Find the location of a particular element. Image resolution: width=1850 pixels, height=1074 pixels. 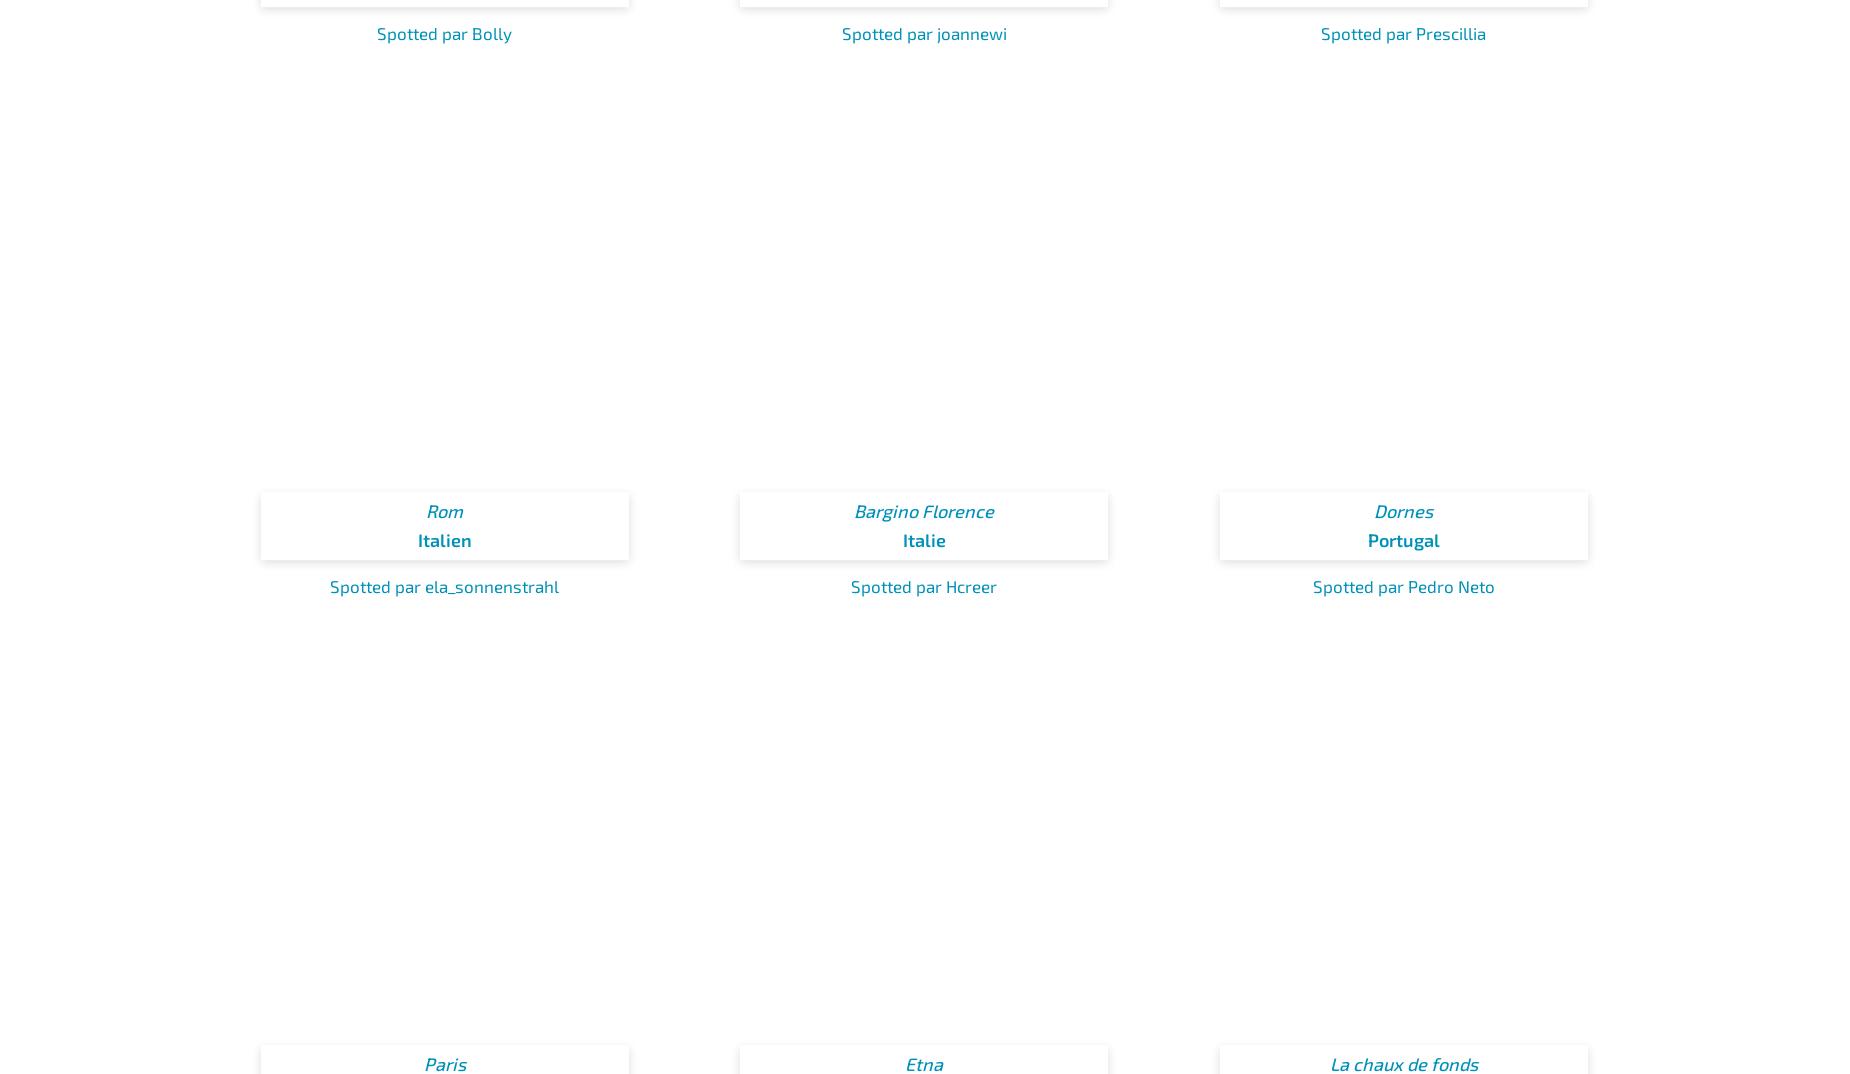

'Spotted par Bolly' is located at coordinates (376, 31).